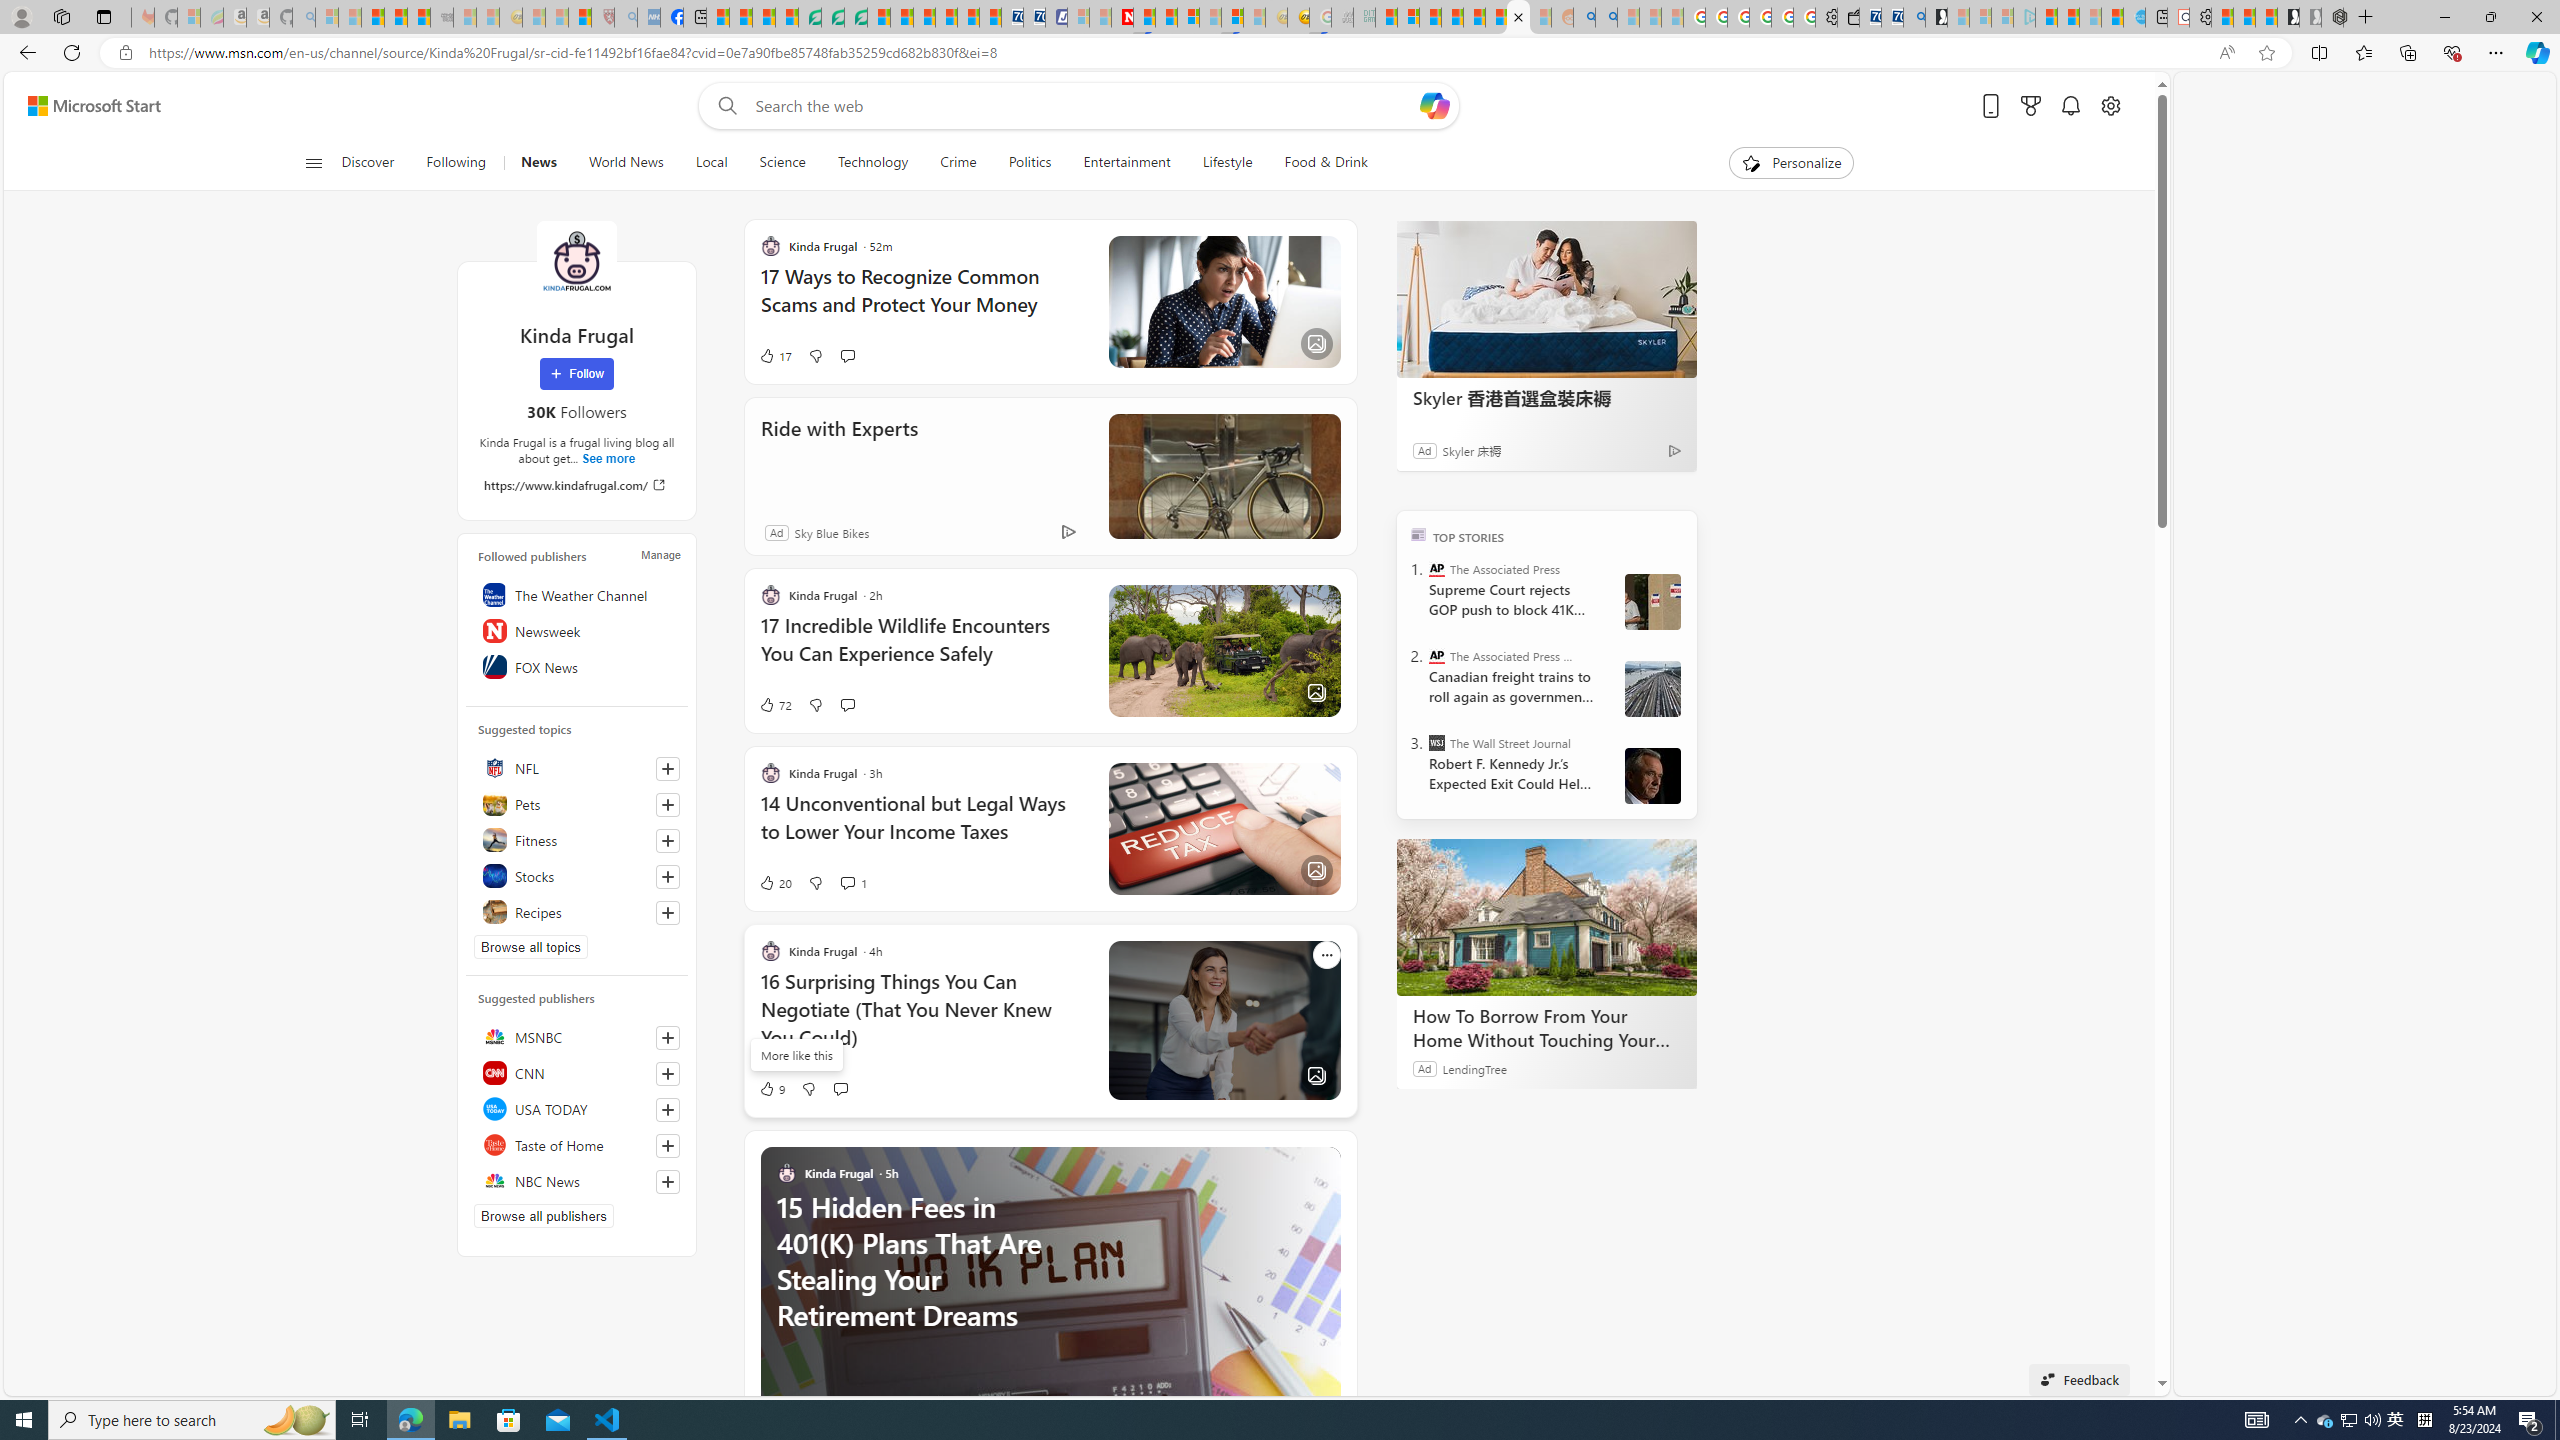 The image size is (2560, 1440). Describe the element at coordinates (1606, 16) in the screenshot. I see `'Utah sues federal government - Search'` at that location.